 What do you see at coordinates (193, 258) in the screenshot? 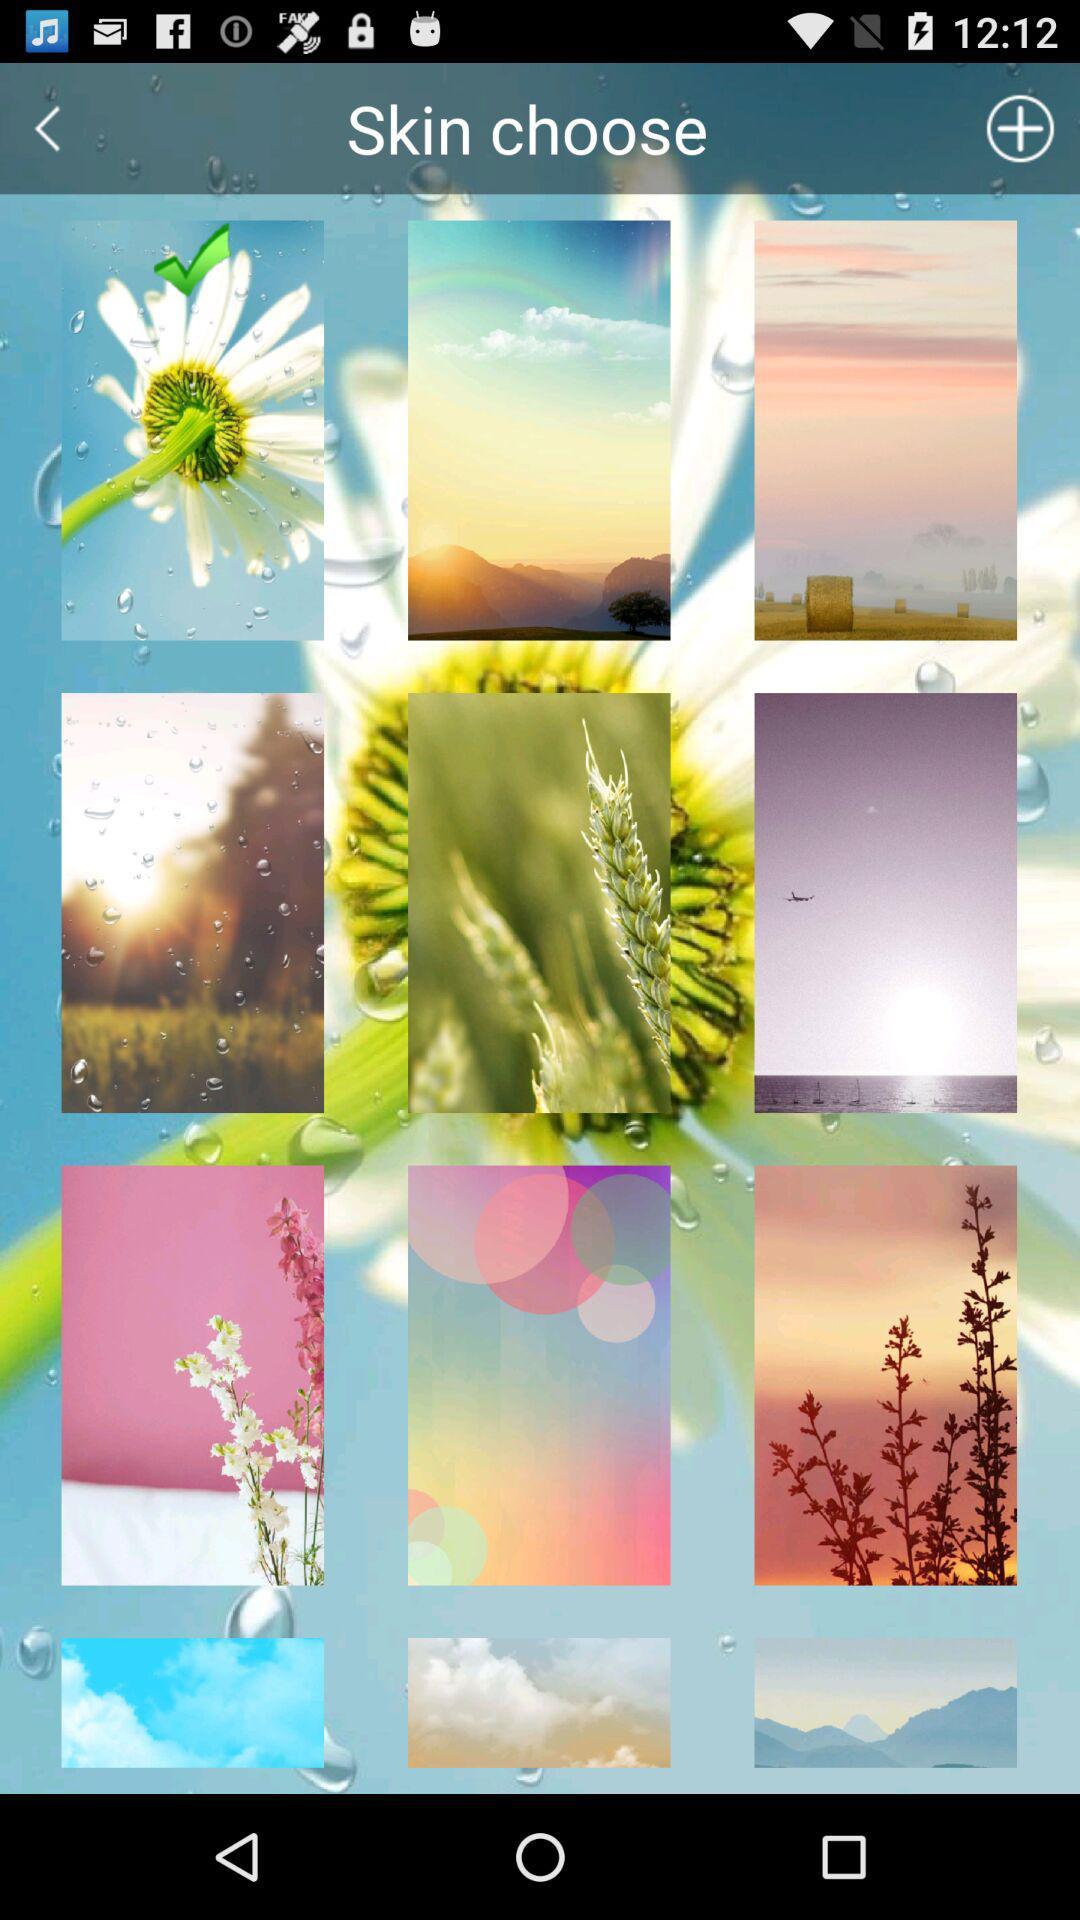
I see `the tick mark on the first image` at bounding box center [193, 258].